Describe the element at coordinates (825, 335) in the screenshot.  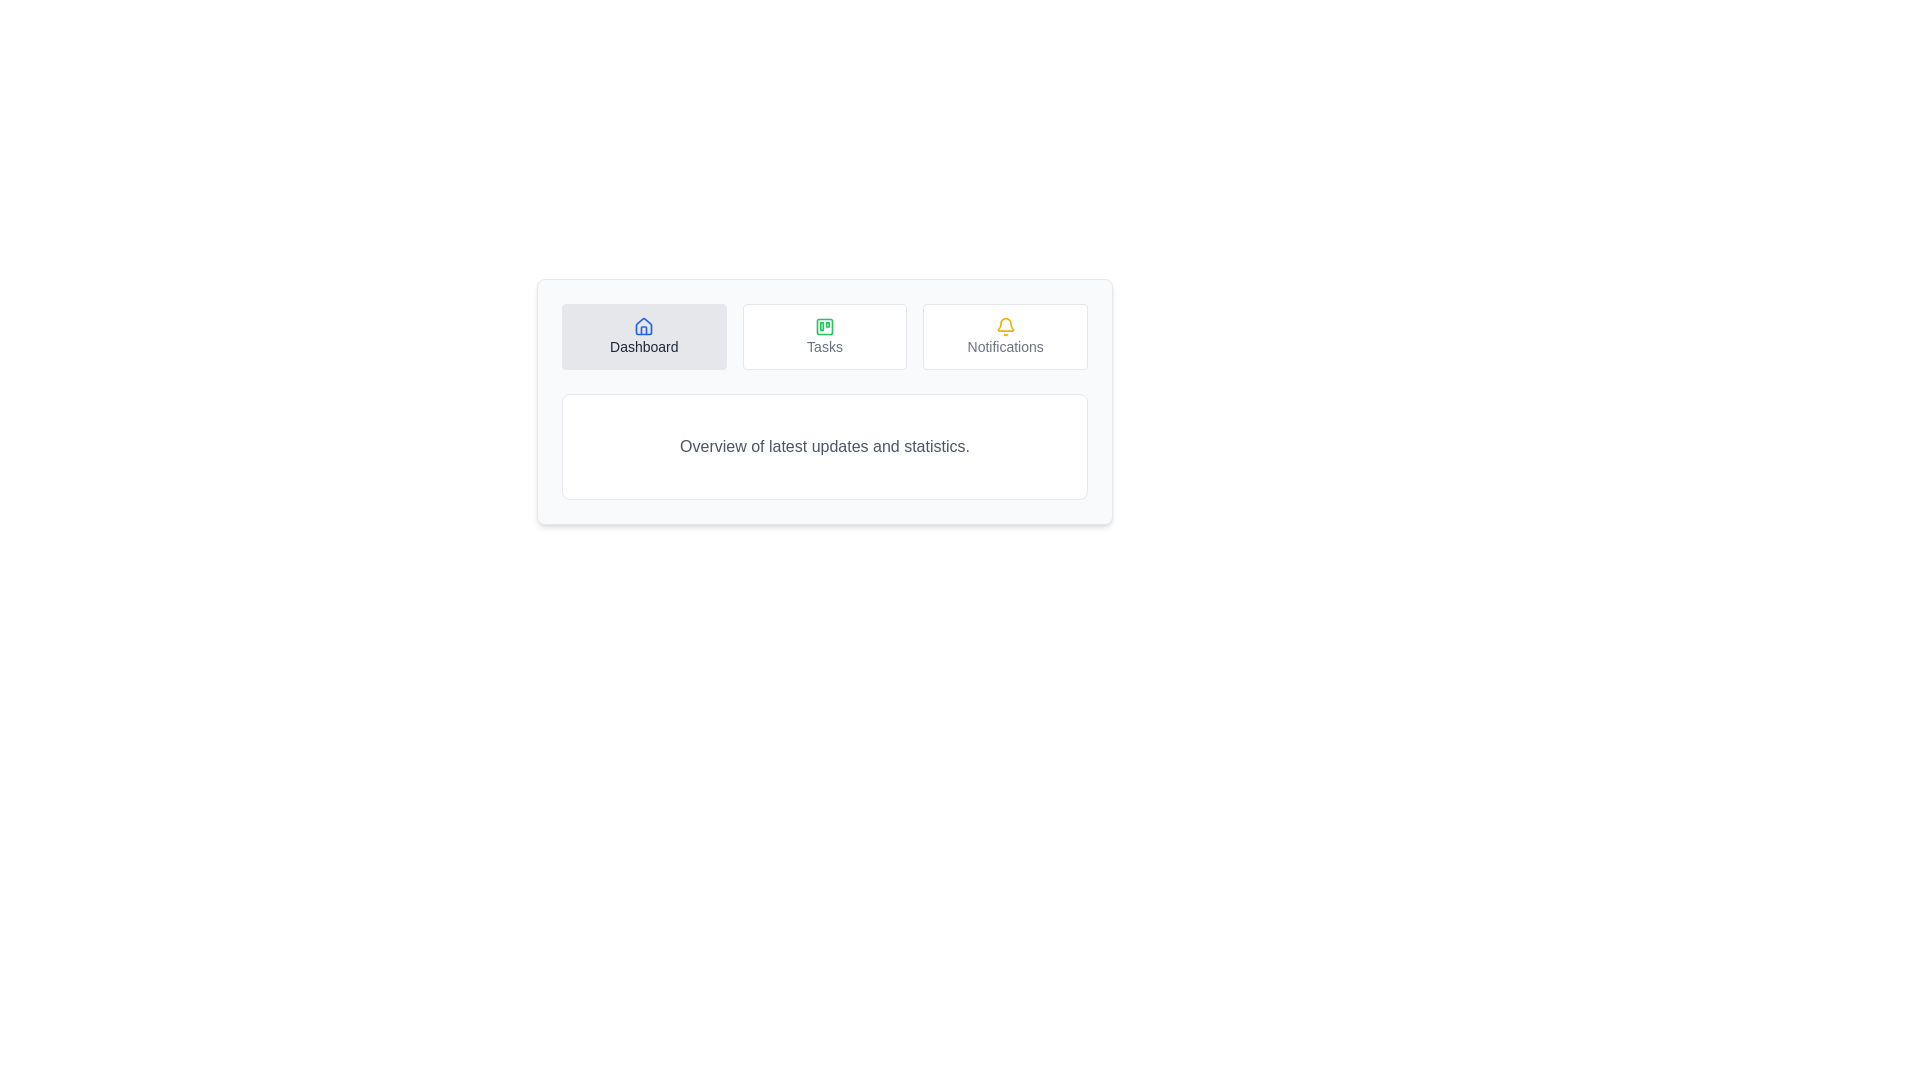
I see `the Tasks tab by clicking its button` at that location.